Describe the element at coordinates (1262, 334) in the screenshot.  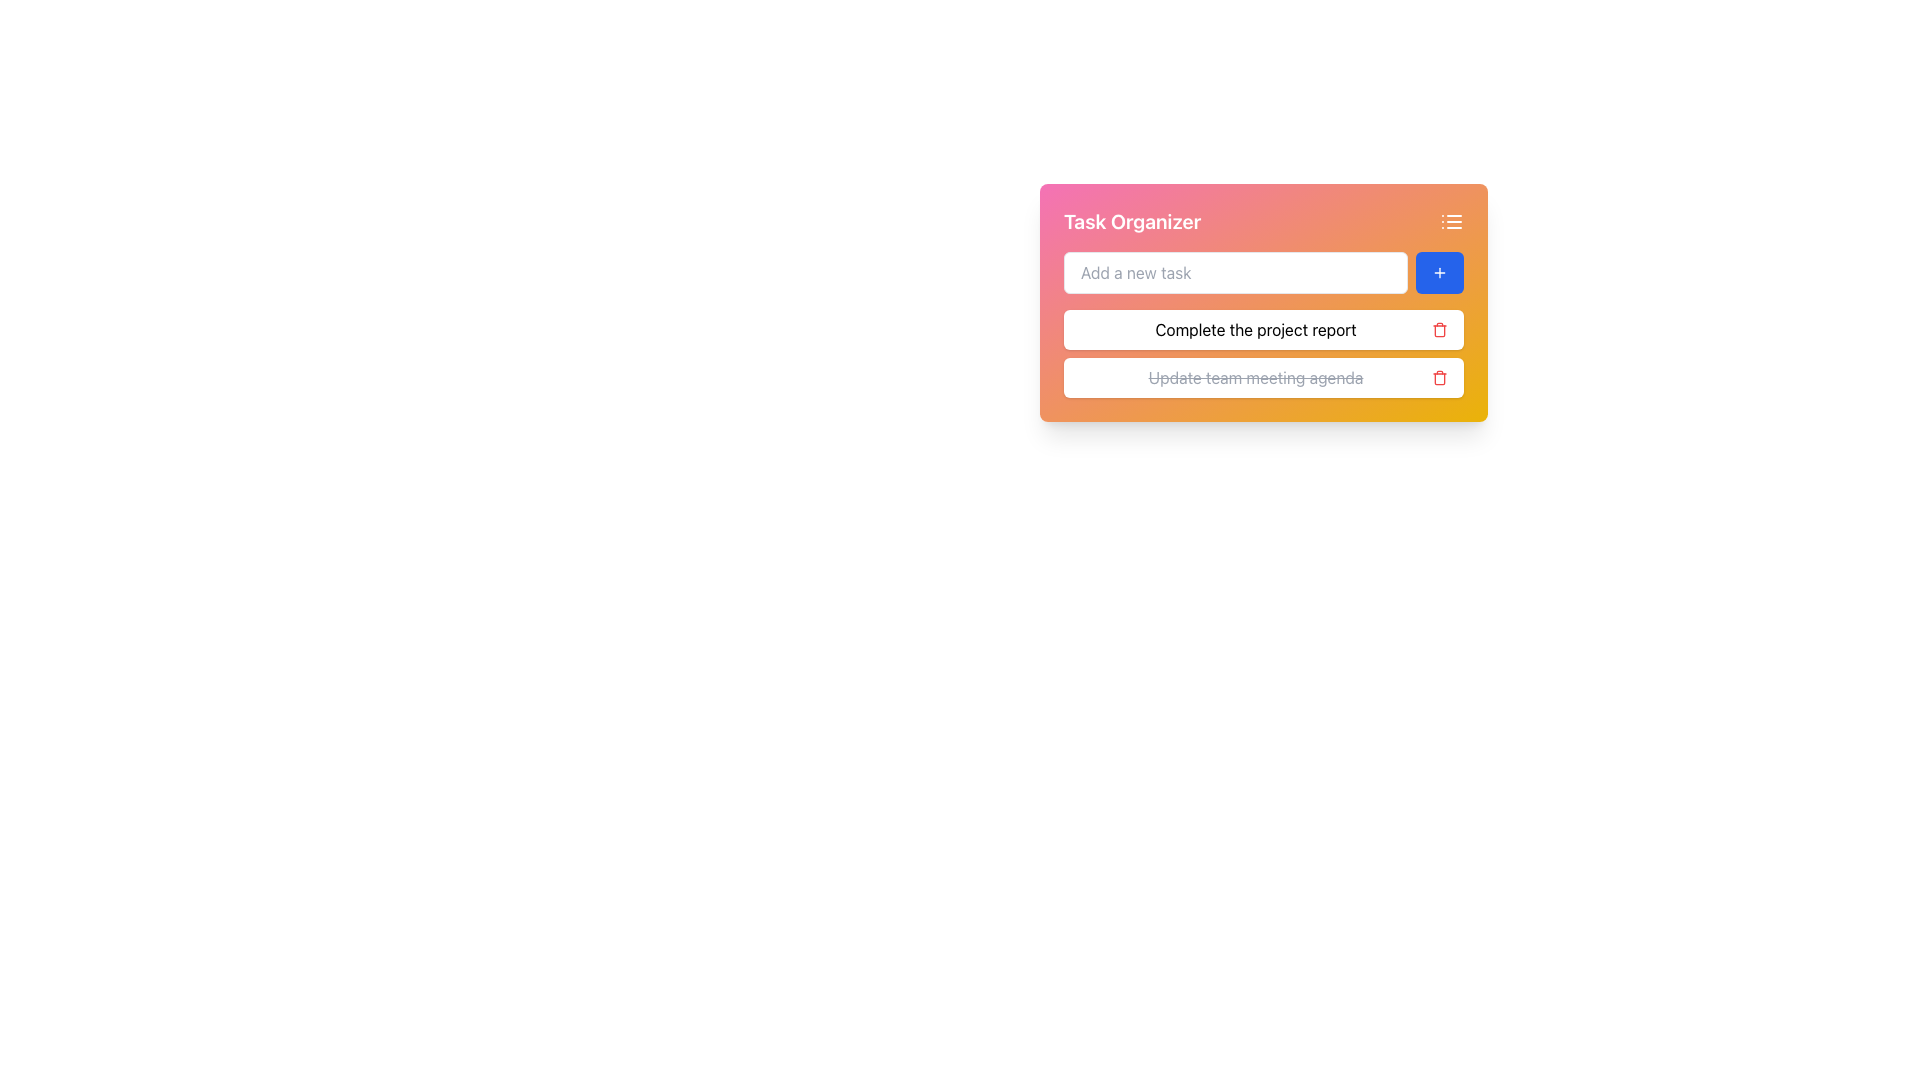
I see `the rectangular panel styled with a soft gradient transitioning from pink to yellow, located in the right half of the viewport` at that location.